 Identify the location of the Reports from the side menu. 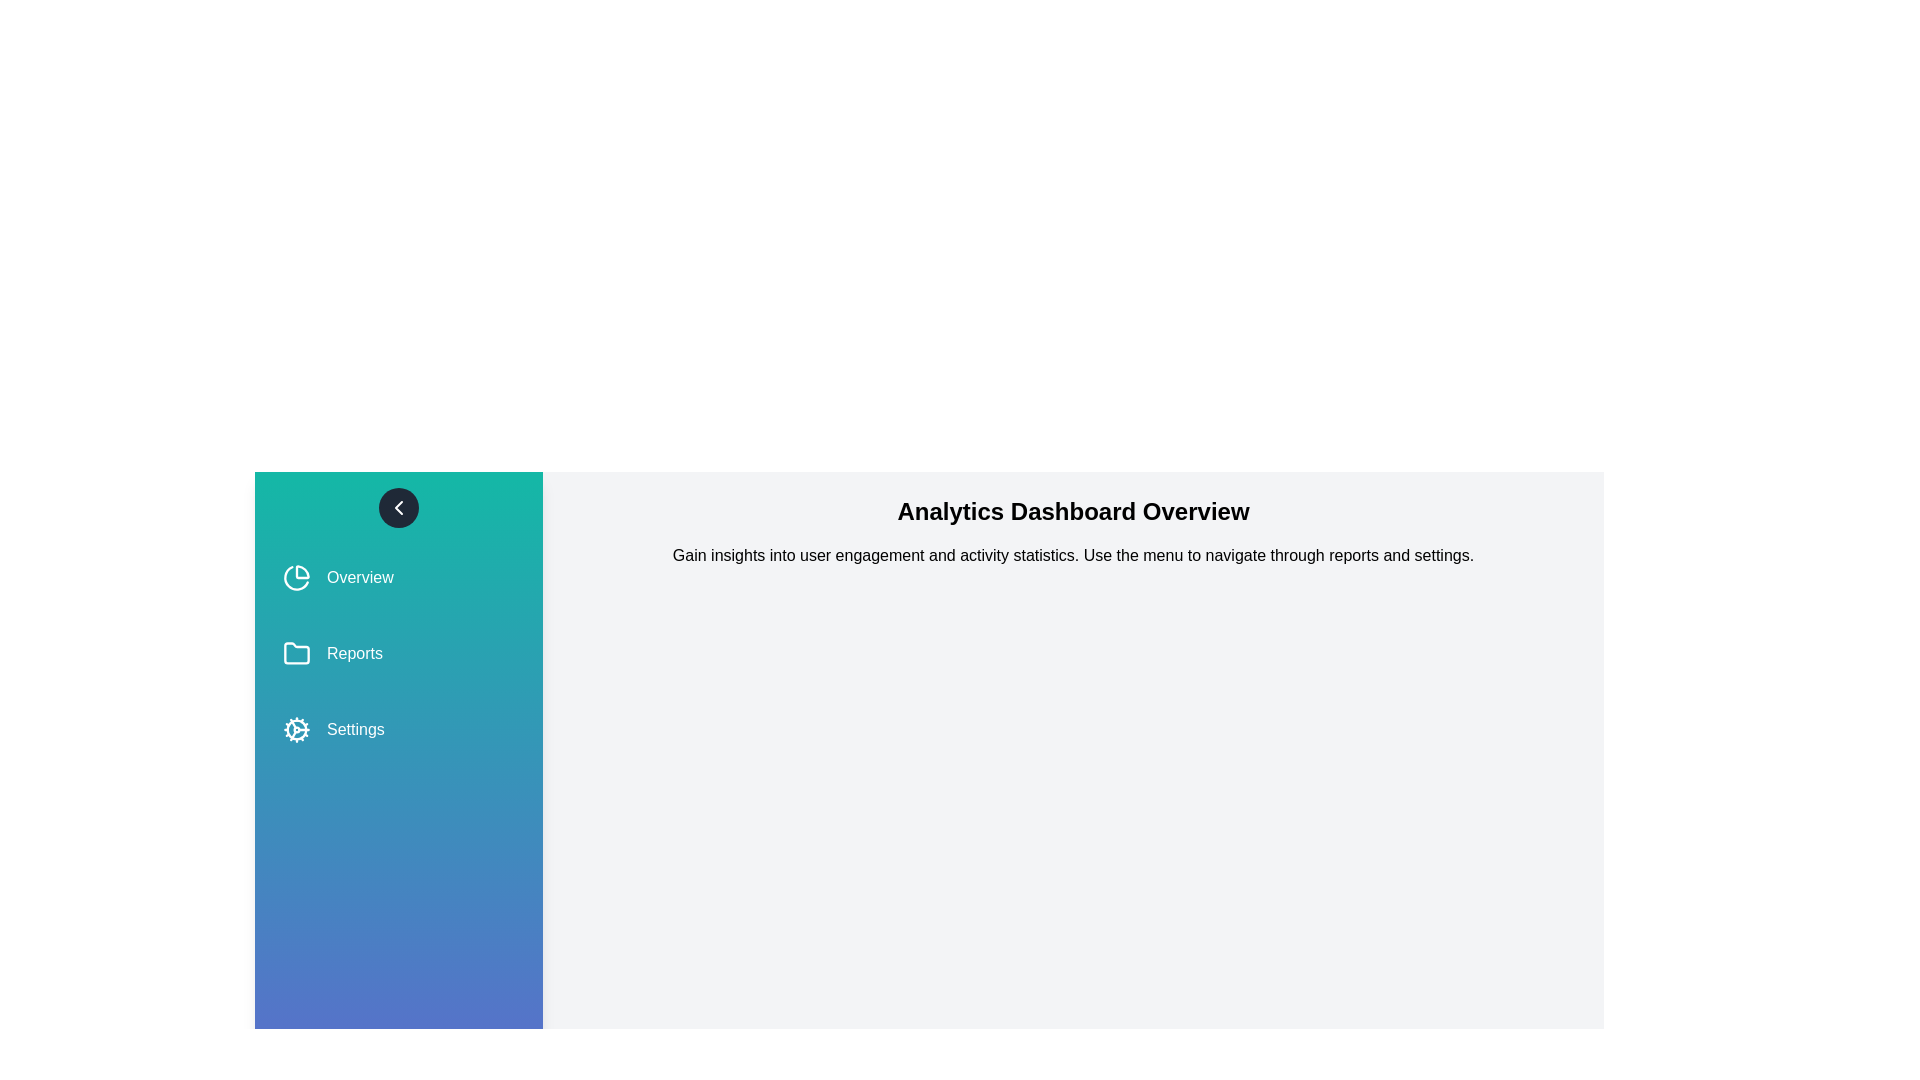
(398, 654).